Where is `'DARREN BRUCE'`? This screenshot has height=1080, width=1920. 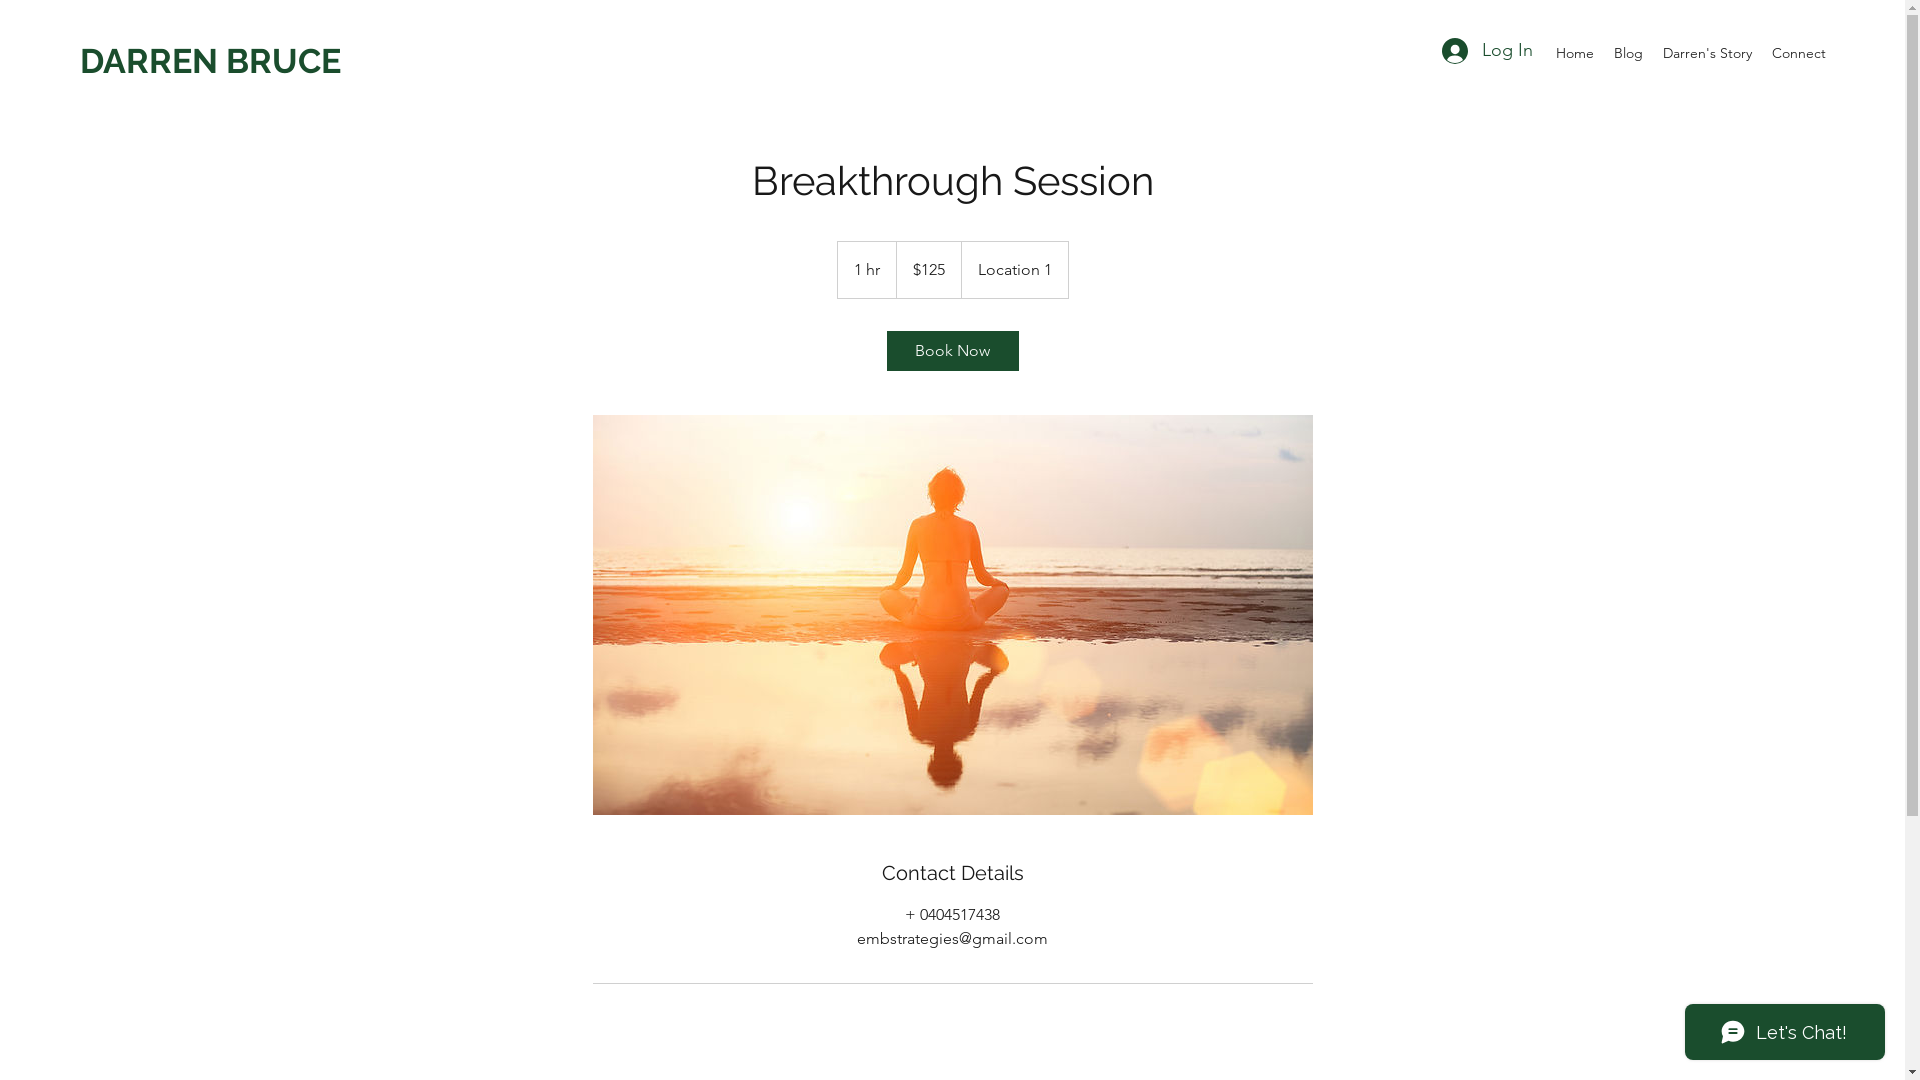
'DARREN BRUCE' is located at coordinates (210, 60).